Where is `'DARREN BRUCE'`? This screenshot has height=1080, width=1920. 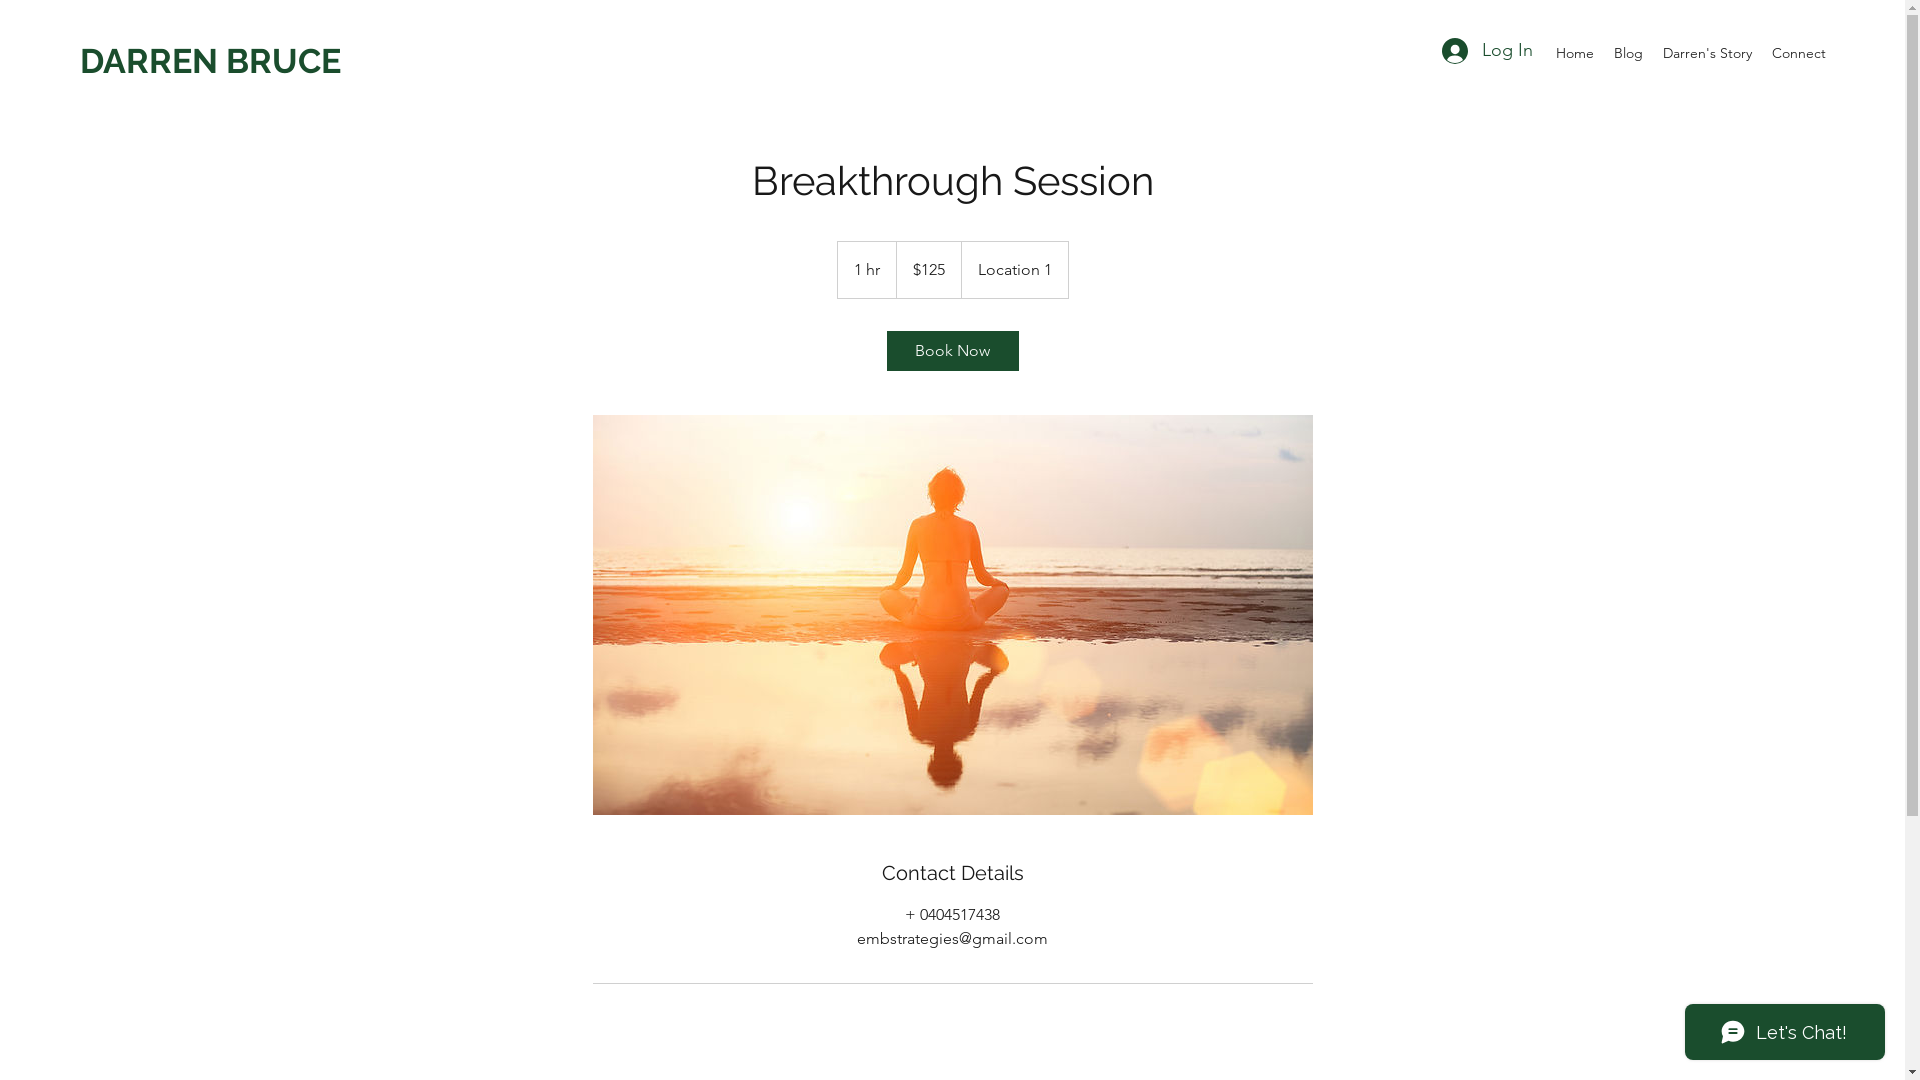
'DARREN BRUCE' is located at coordinates (210, 60).